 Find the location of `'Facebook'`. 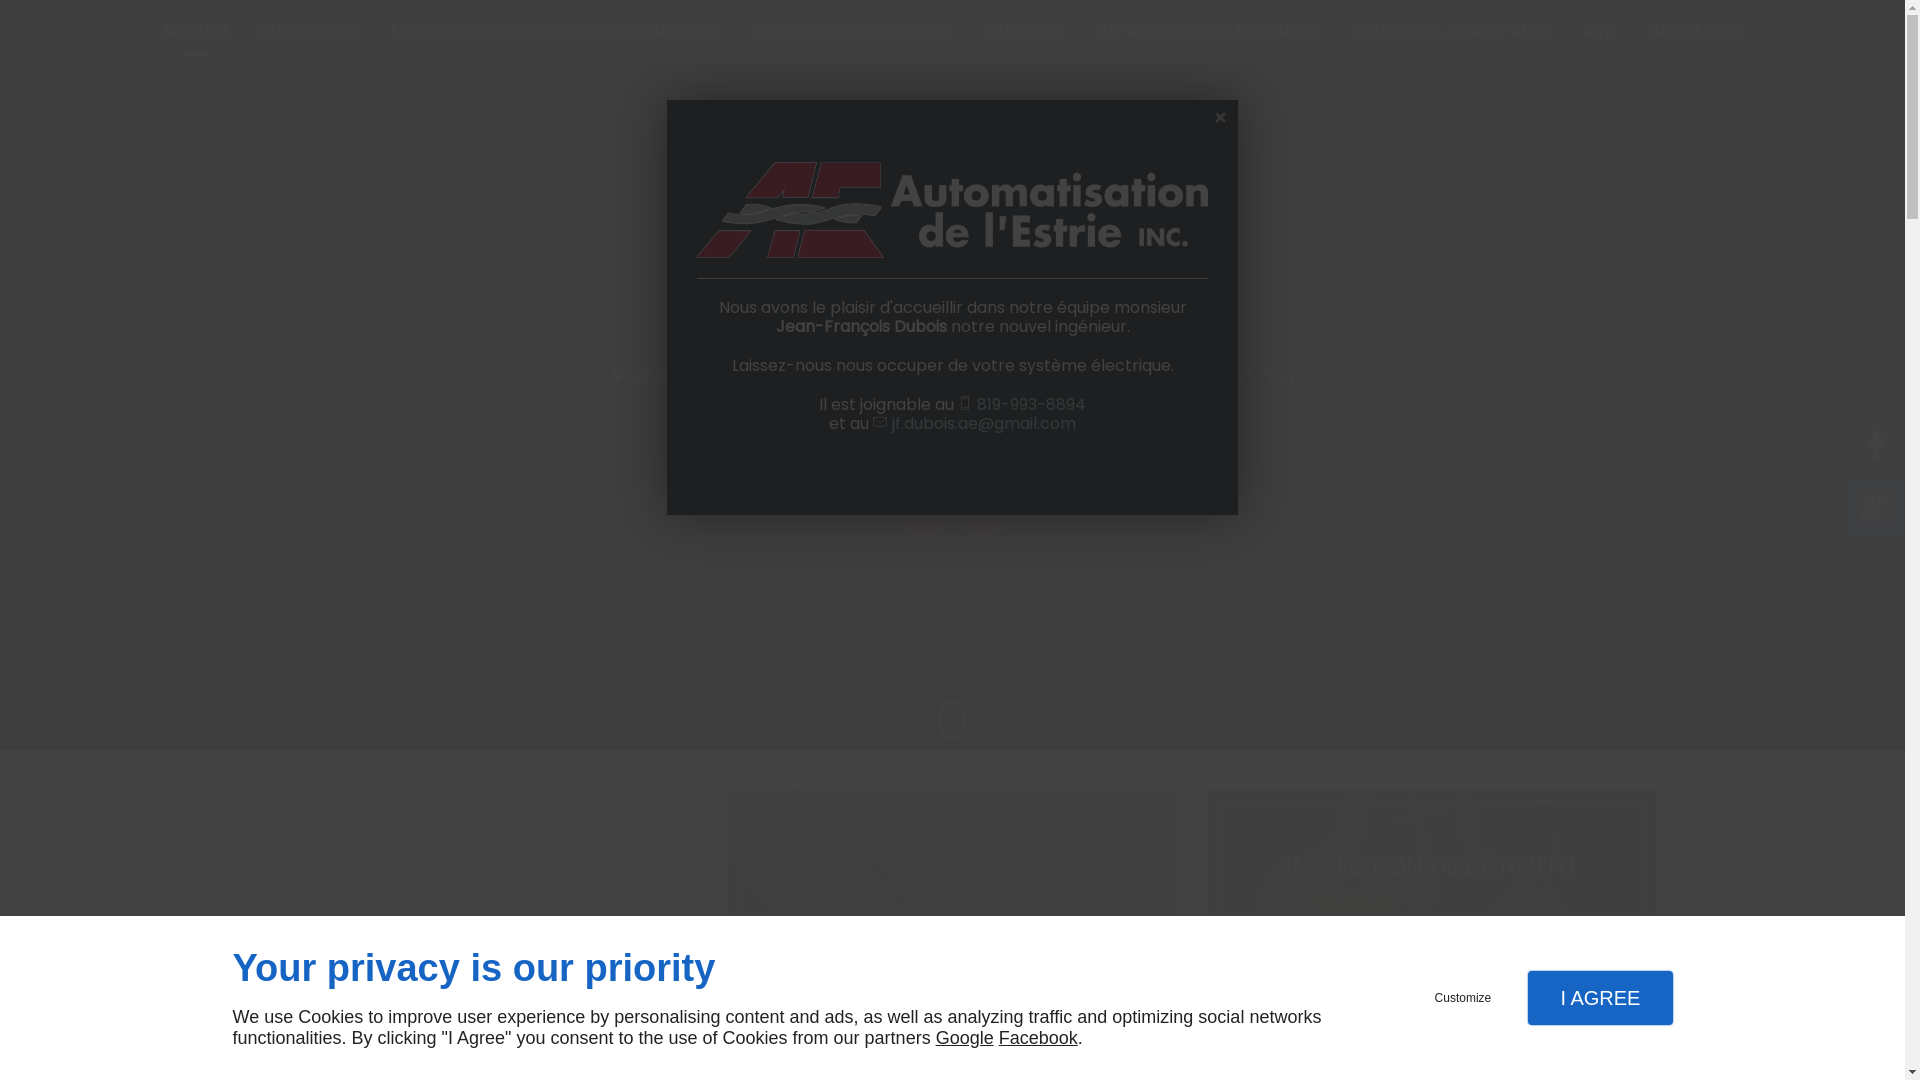

'Facebook' is located at coordinates (1038, 1036).